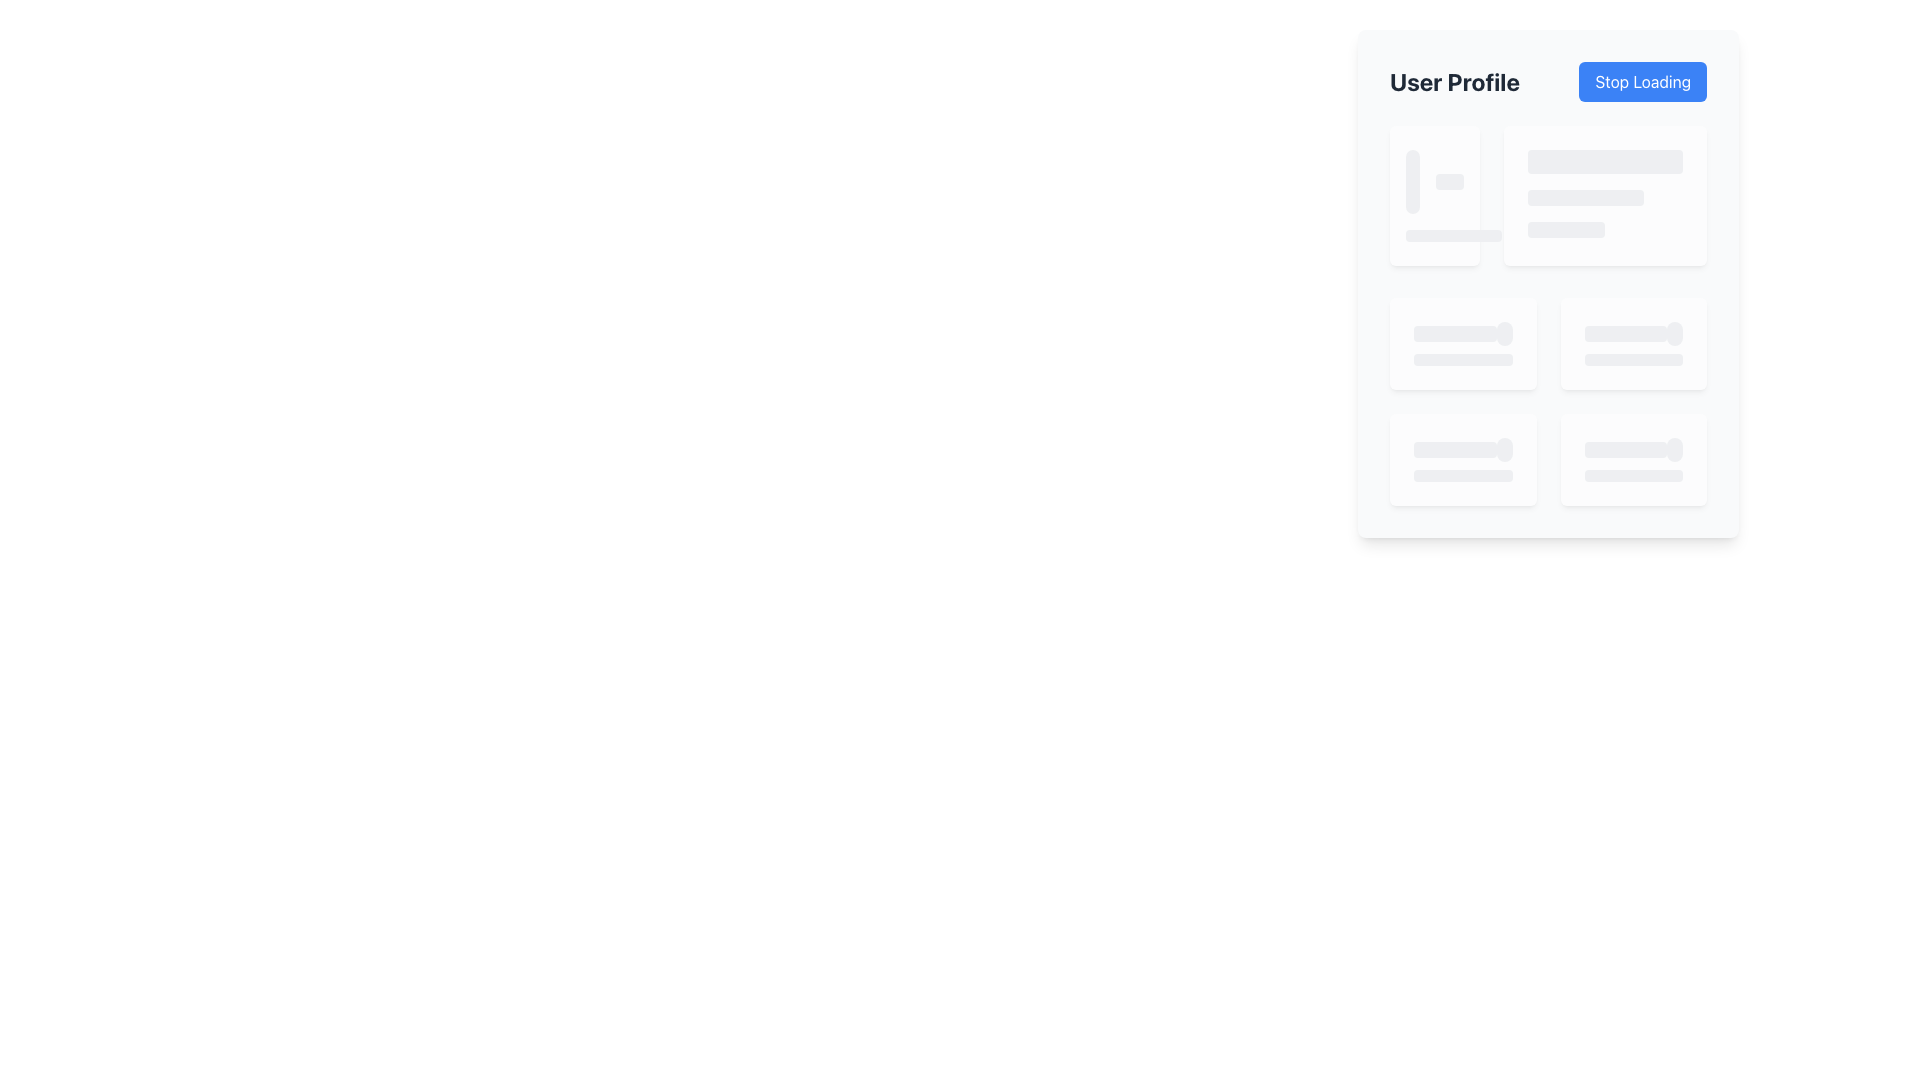 This screenshot has width=1920, height=1080. I want to click on the decorative placeholder or progress bar, which is a horizontal bar-like shape with rounded ends, colored in light gray, positioned within a rectangular card-like area towards the middle-right of the user interface, so click(1455, 333).